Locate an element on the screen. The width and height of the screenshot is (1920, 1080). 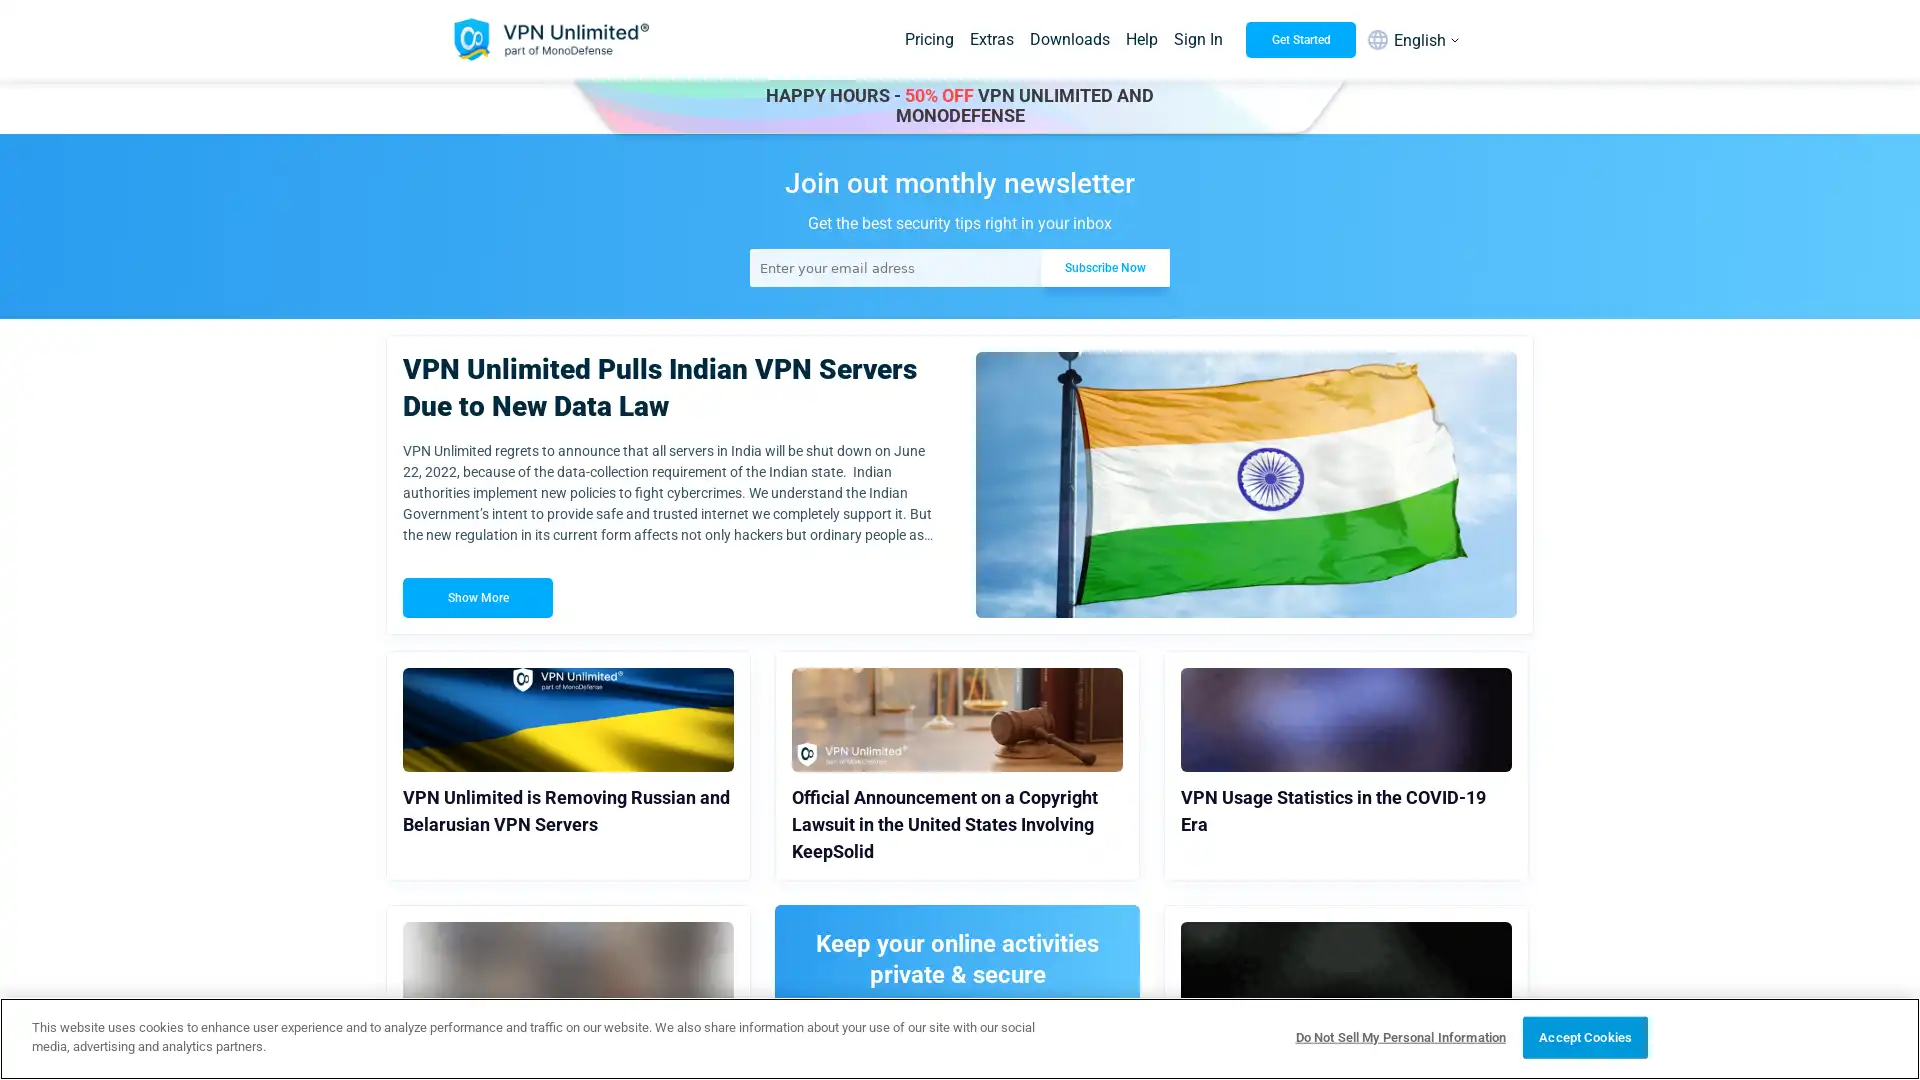
Accept Cookies is located at coordinates (1584, 1036).